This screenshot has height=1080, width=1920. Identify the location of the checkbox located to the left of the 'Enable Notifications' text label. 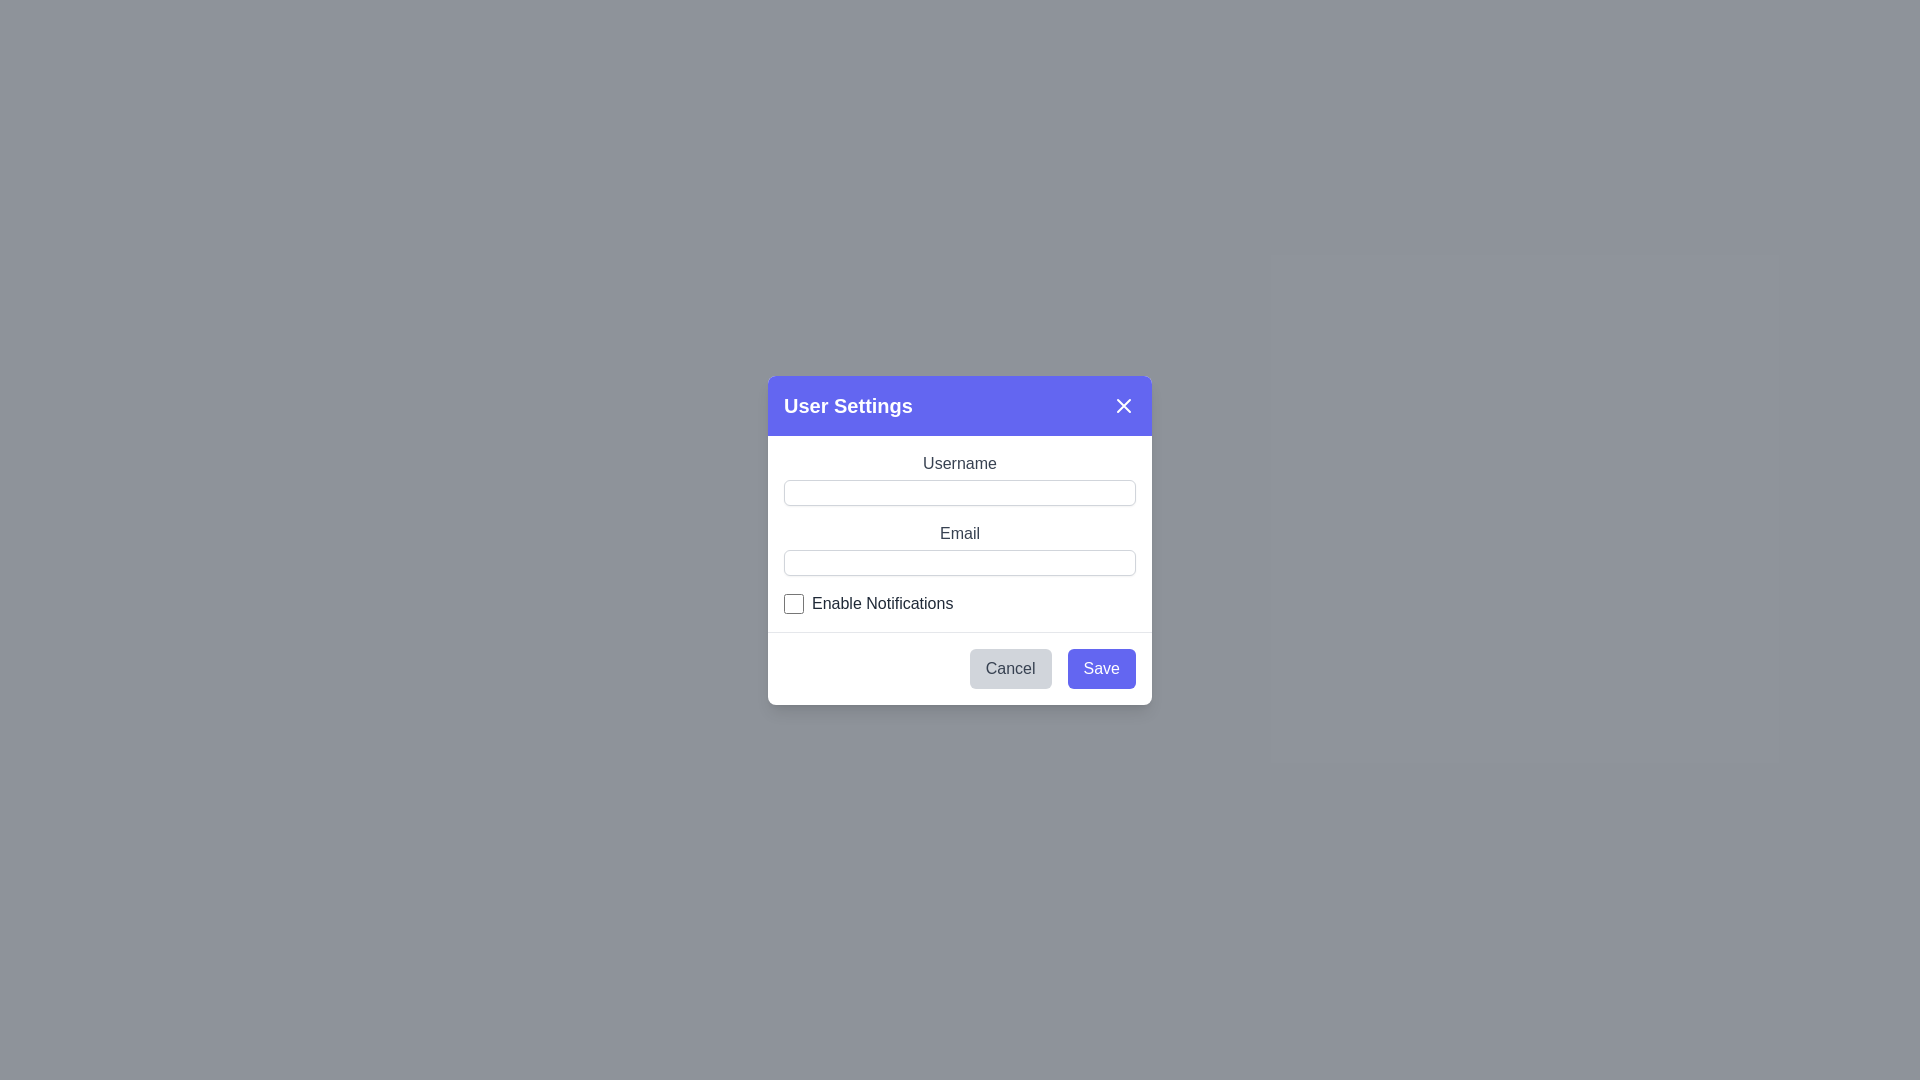
(792, 602).